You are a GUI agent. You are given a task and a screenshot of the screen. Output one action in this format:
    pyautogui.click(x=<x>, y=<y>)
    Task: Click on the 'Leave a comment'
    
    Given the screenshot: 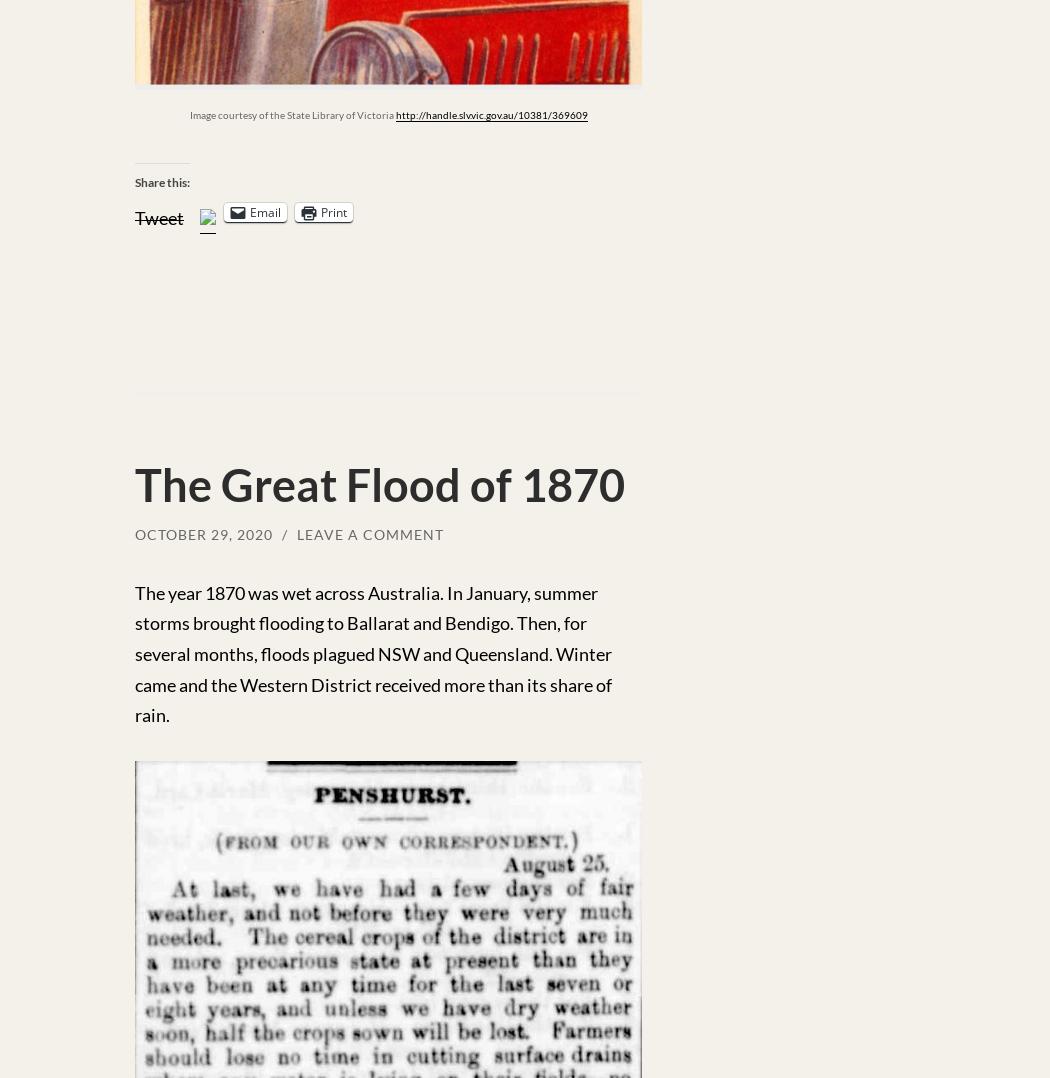 What is the action you would take?
    pyautogui.click(x=369, y=534)
    